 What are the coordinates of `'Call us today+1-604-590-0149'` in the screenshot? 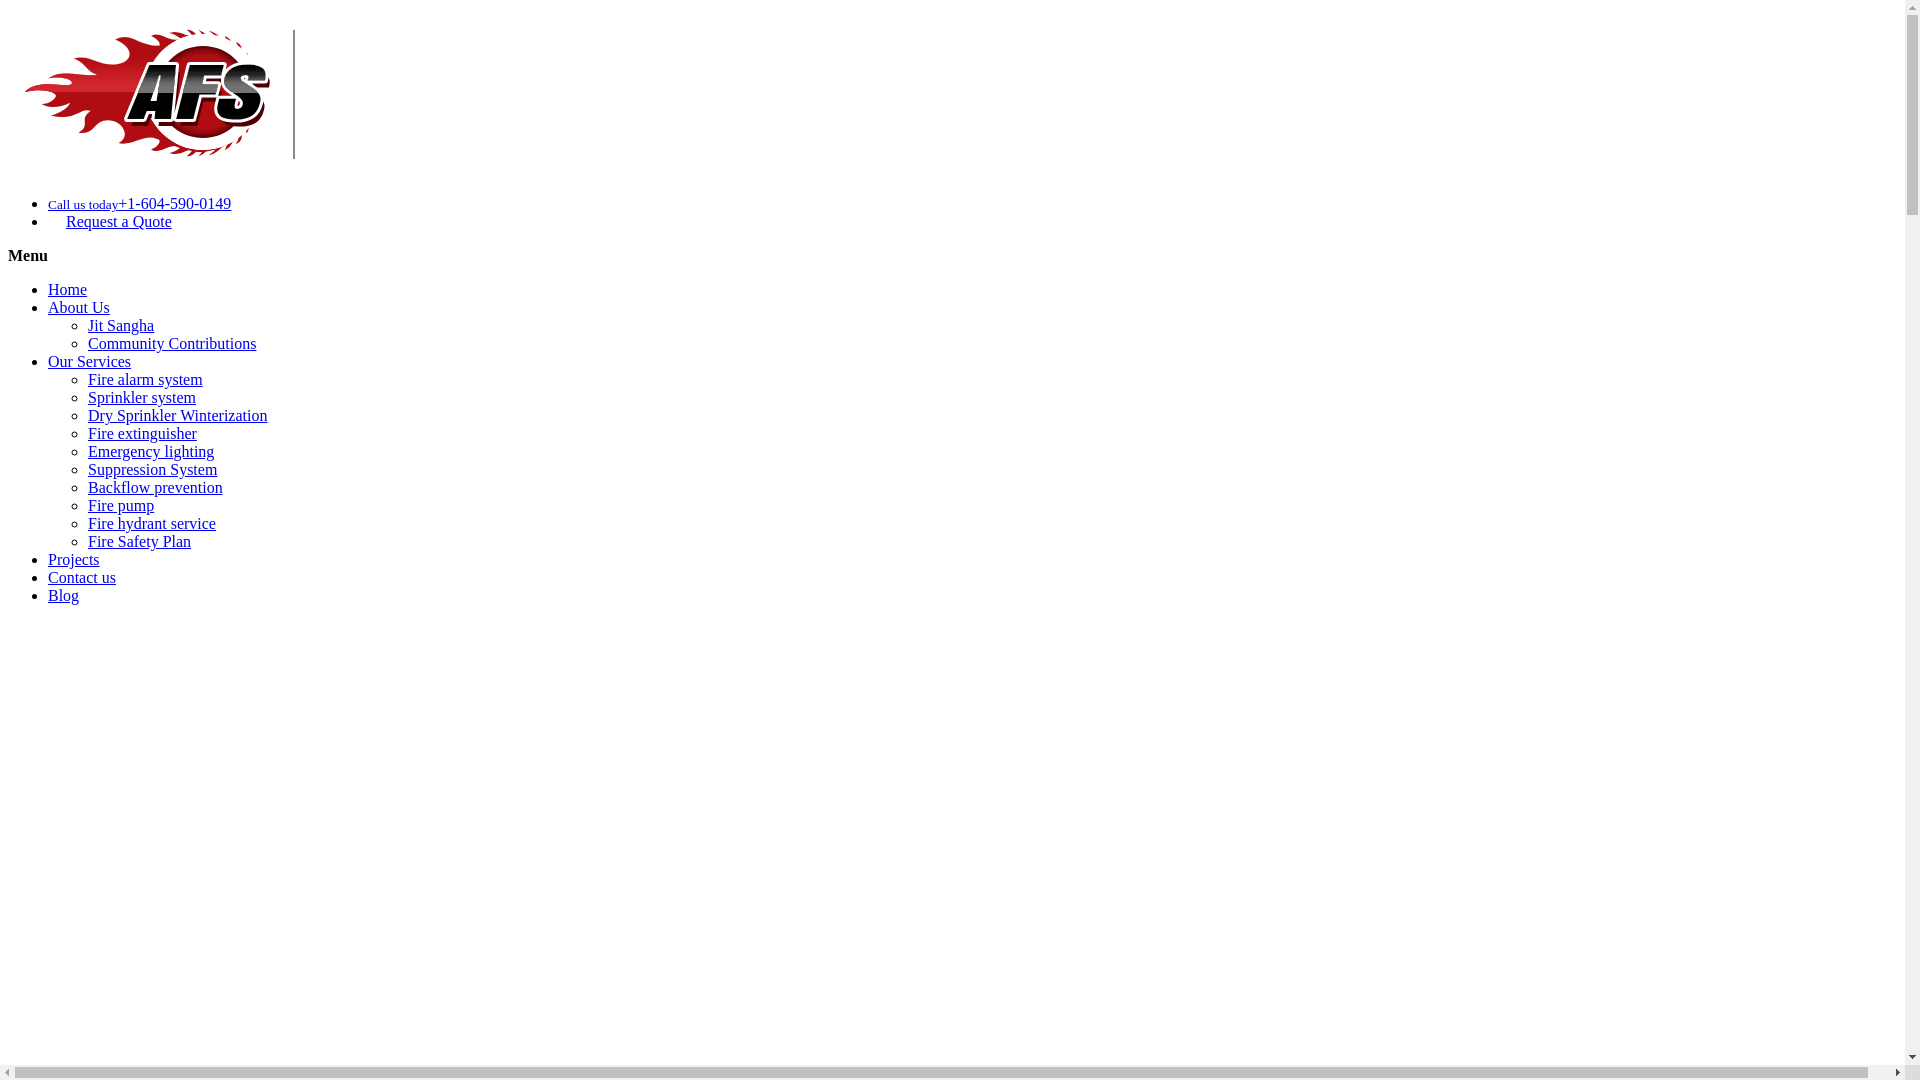 It's located at (138, 203).